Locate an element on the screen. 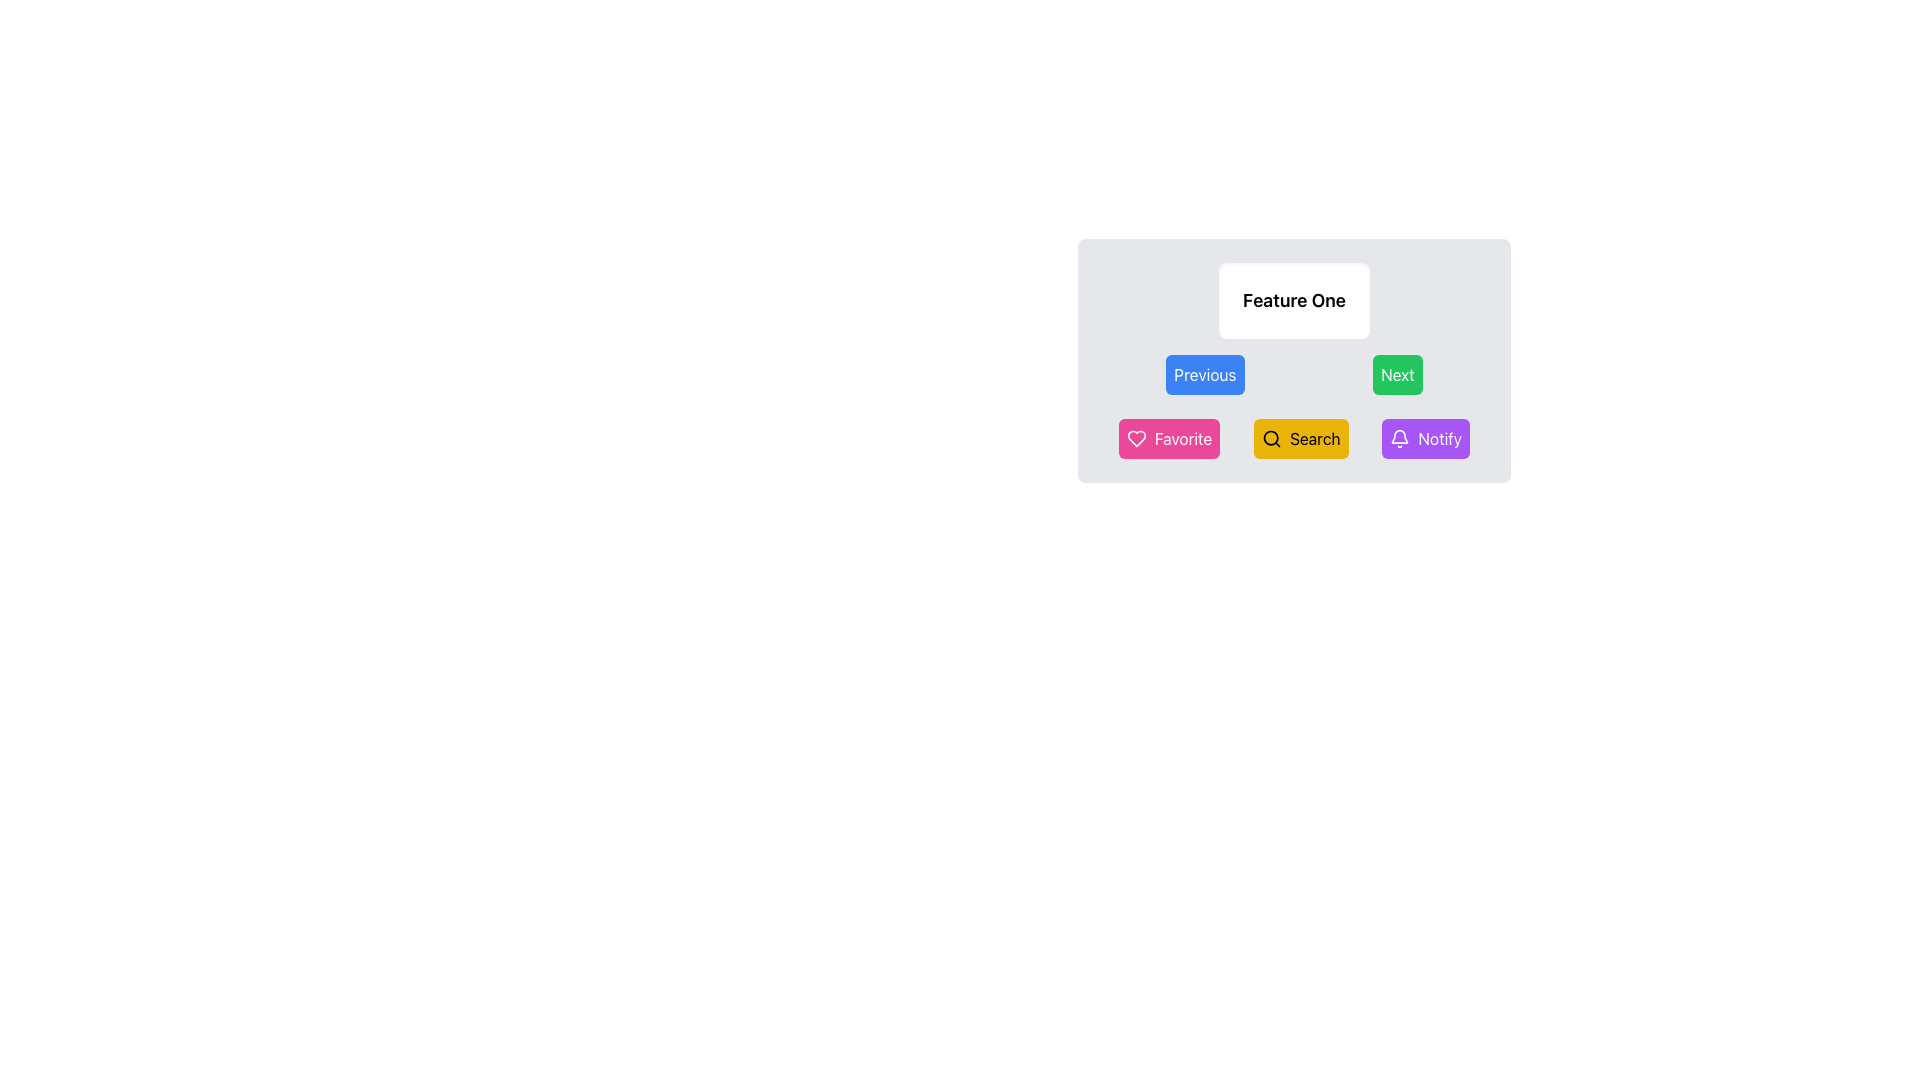 The width and height of the screenshot is (1920, 1080). the green 'Next' button with rounded corners and white text to proceed is located at coordinates (1396, 374).